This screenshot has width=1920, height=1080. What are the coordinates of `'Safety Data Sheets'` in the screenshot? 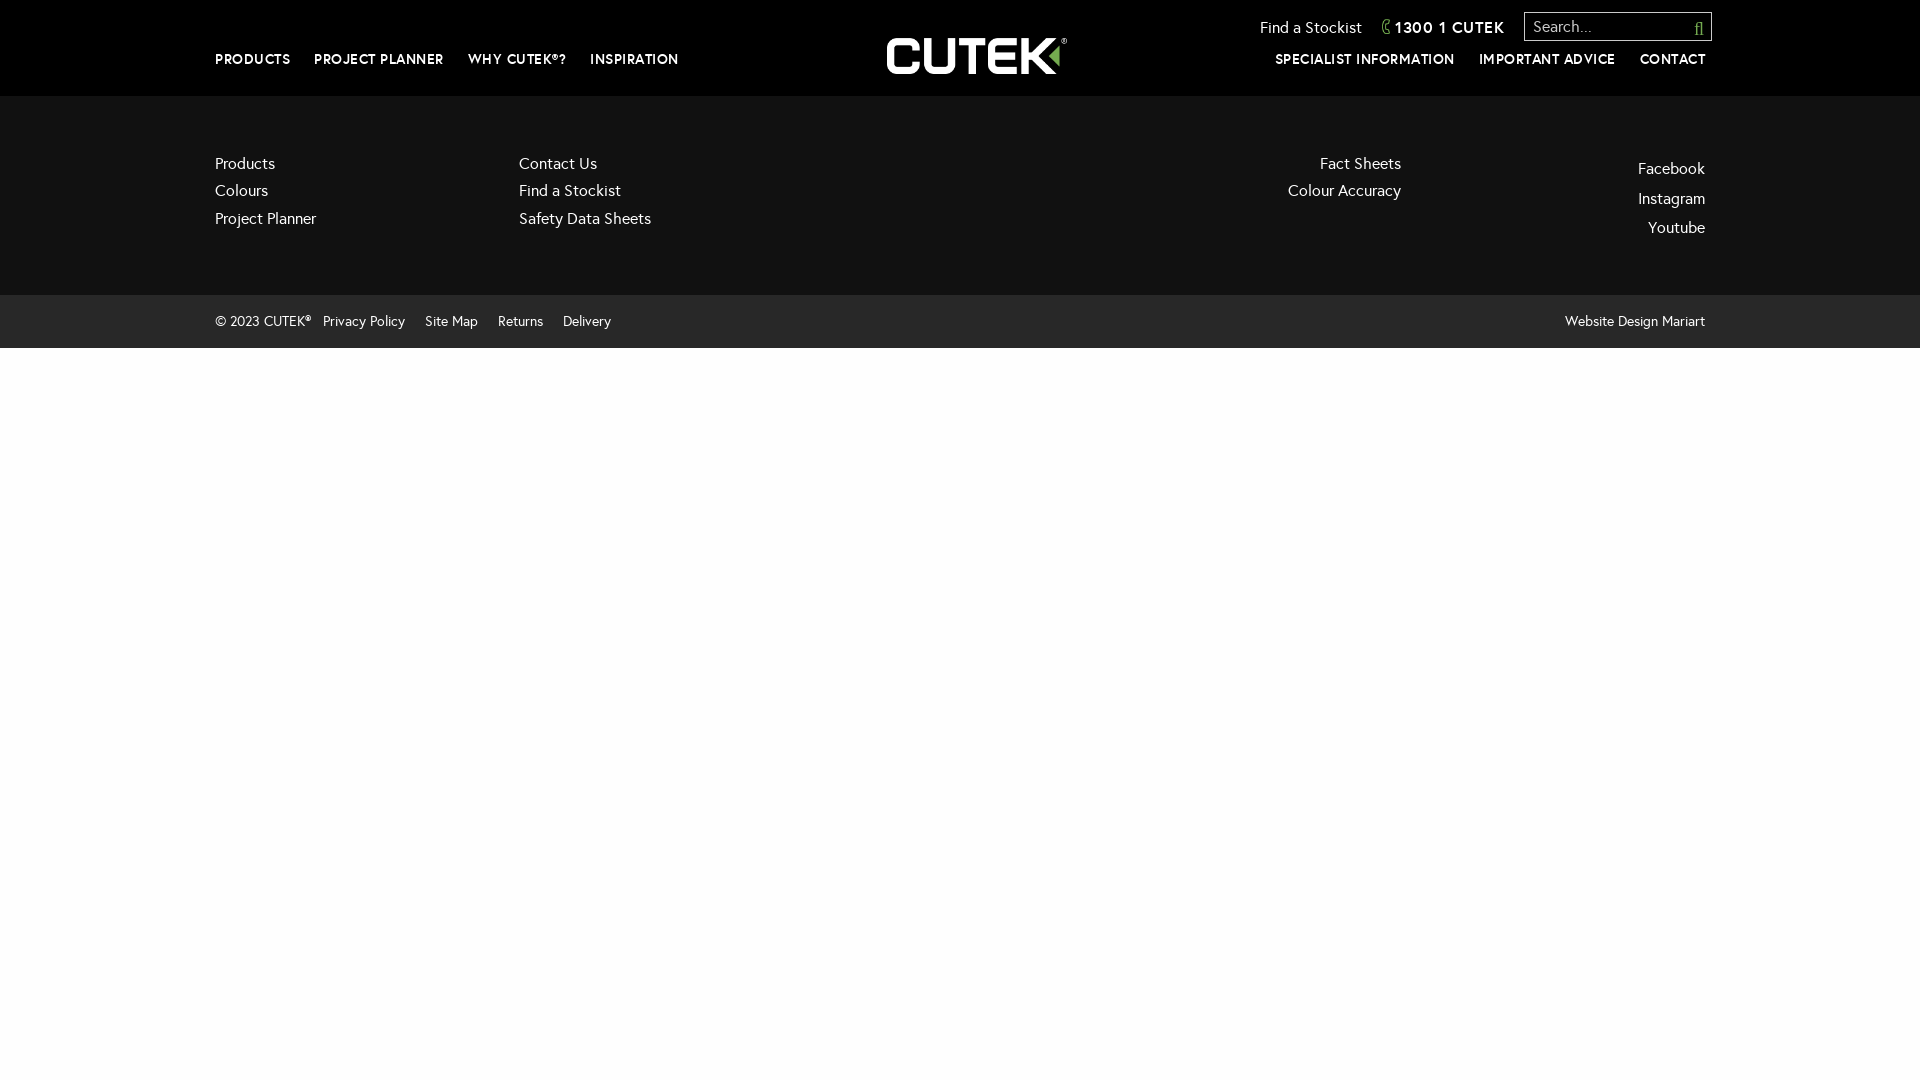 It's located at (656, 224).